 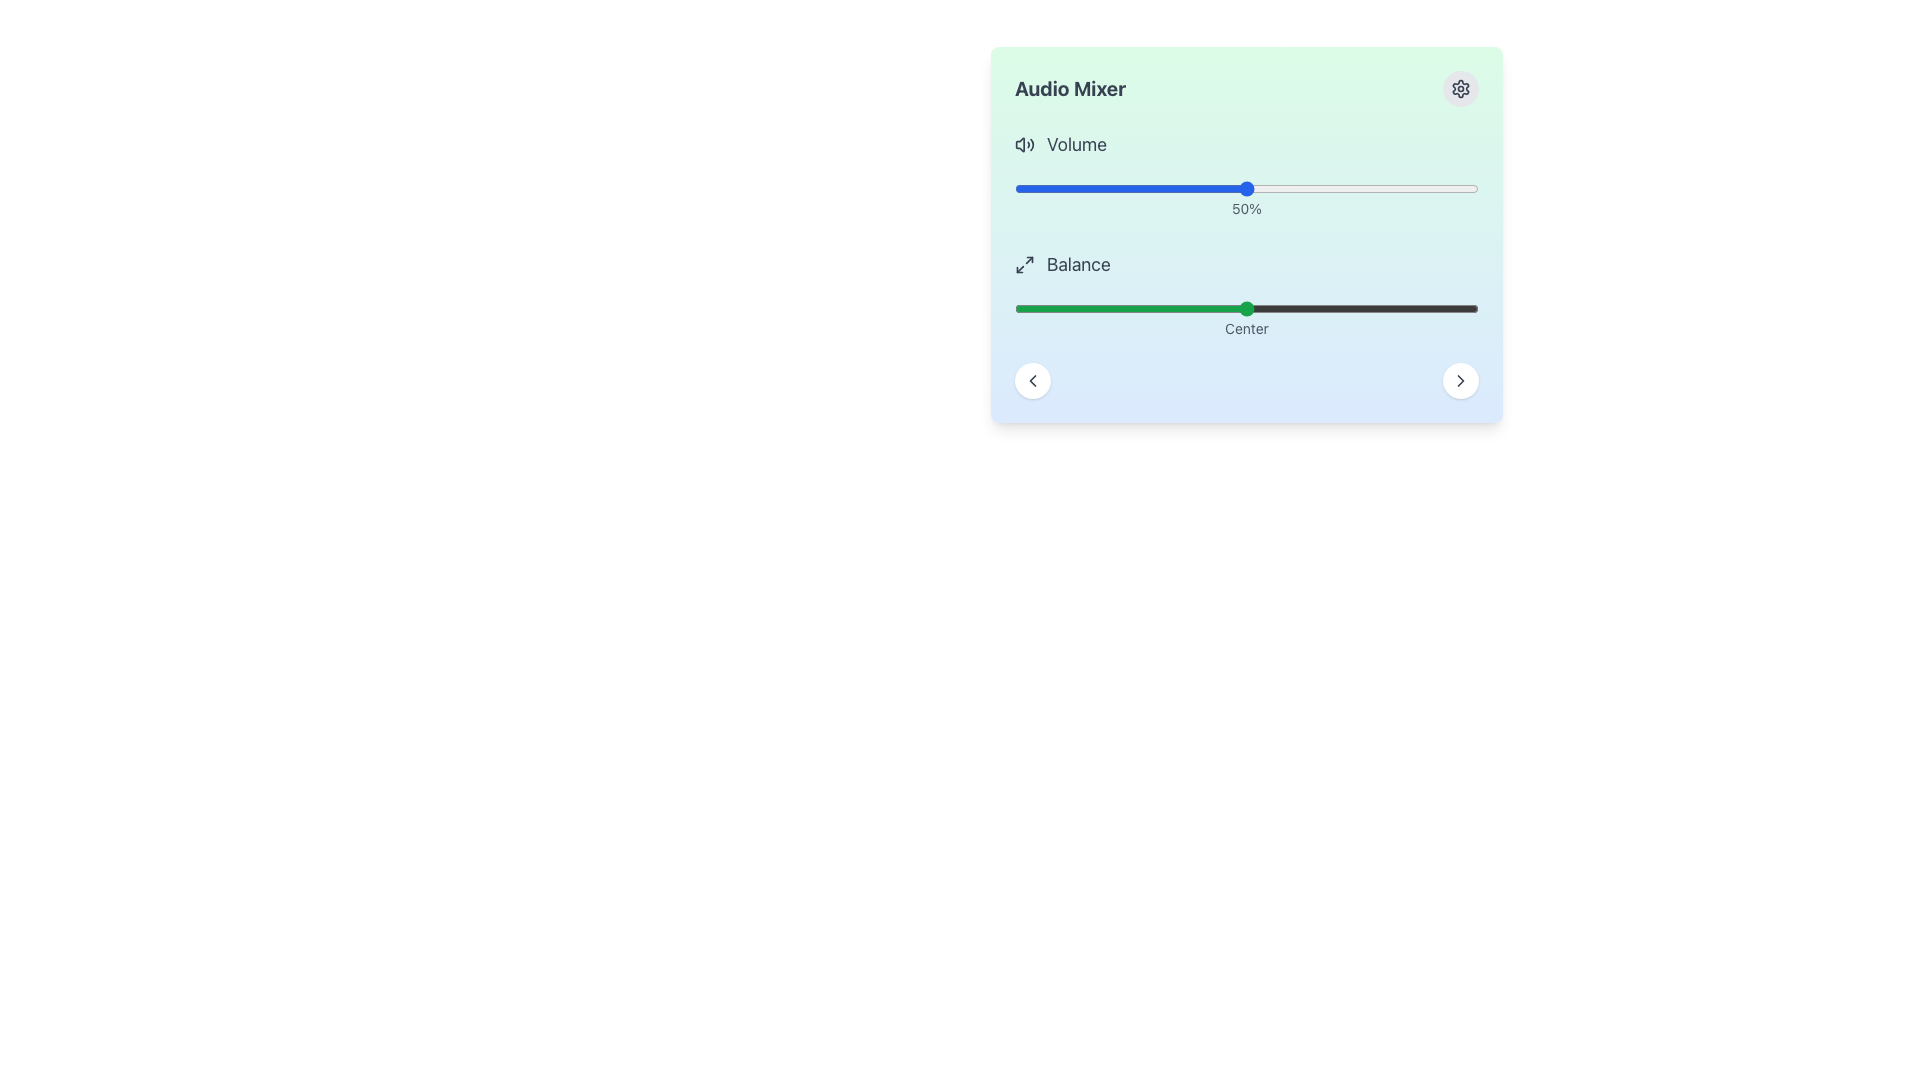 What do you see at coordinates (1316, 189) in the screenshot?
I see `the volume` at bounding box center [1316, 189].